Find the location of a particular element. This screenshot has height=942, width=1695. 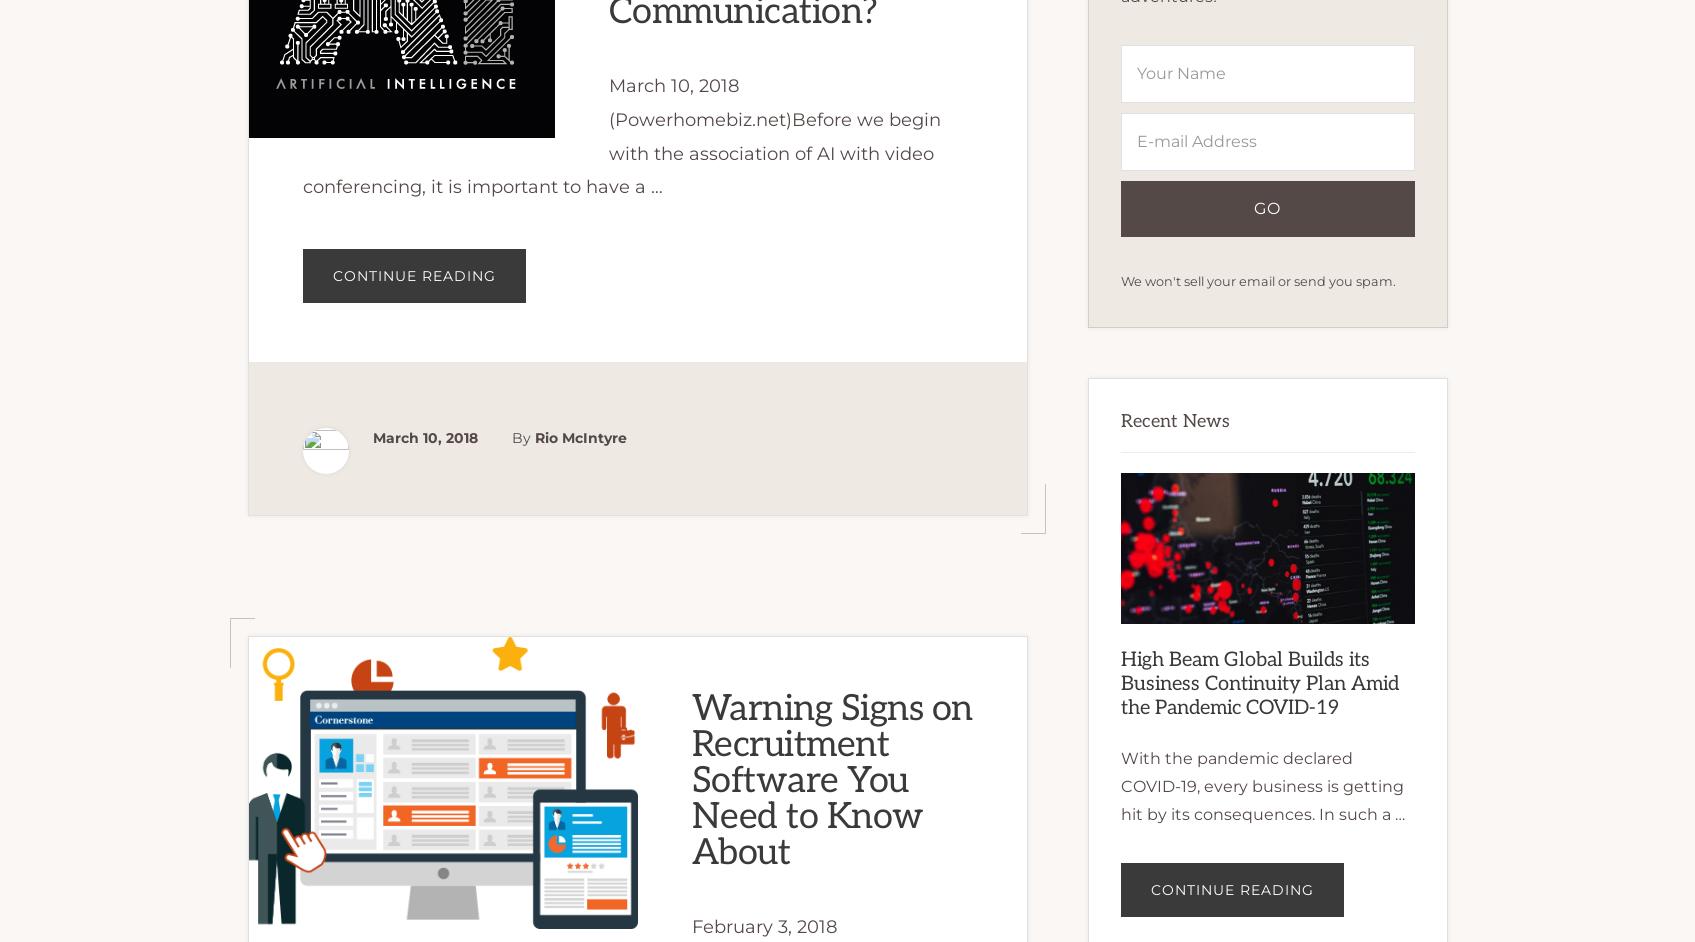

'Rio McIntyre' is located at coordinates (580, 435).